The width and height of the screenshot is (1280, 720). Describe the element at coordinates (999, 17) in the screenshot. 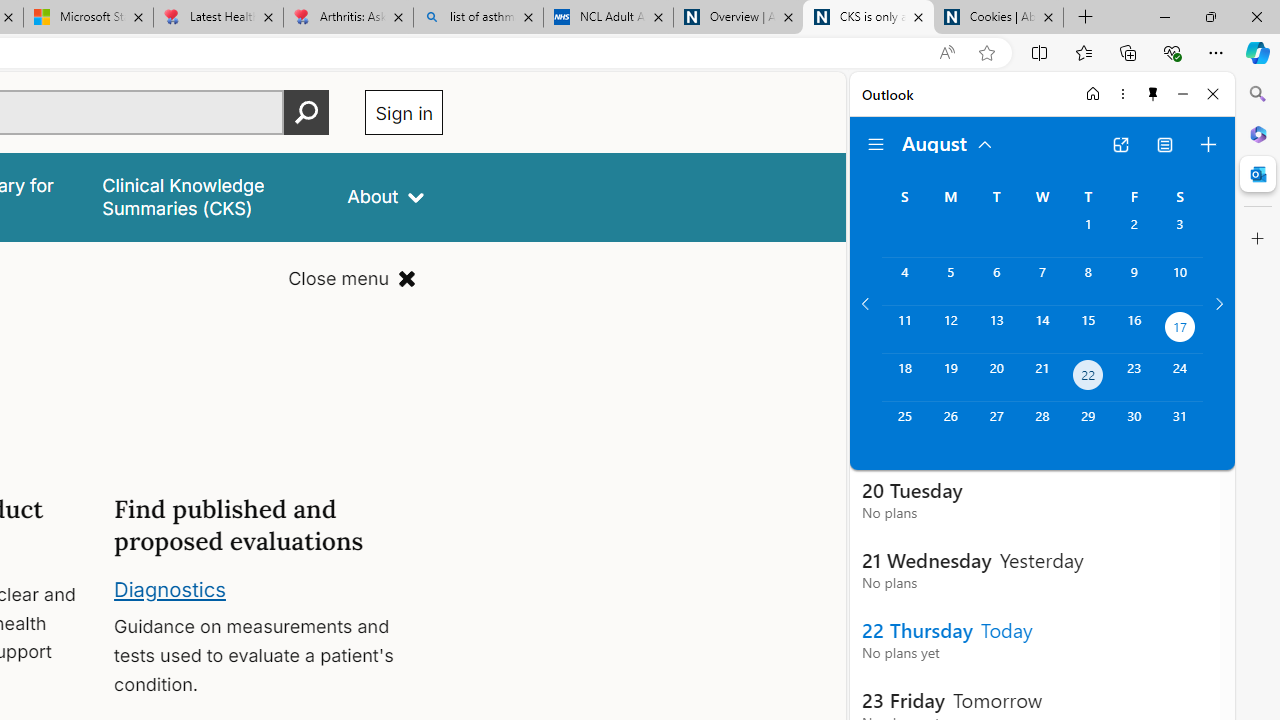

I see `'Cookies | About | NICE'` at that location.